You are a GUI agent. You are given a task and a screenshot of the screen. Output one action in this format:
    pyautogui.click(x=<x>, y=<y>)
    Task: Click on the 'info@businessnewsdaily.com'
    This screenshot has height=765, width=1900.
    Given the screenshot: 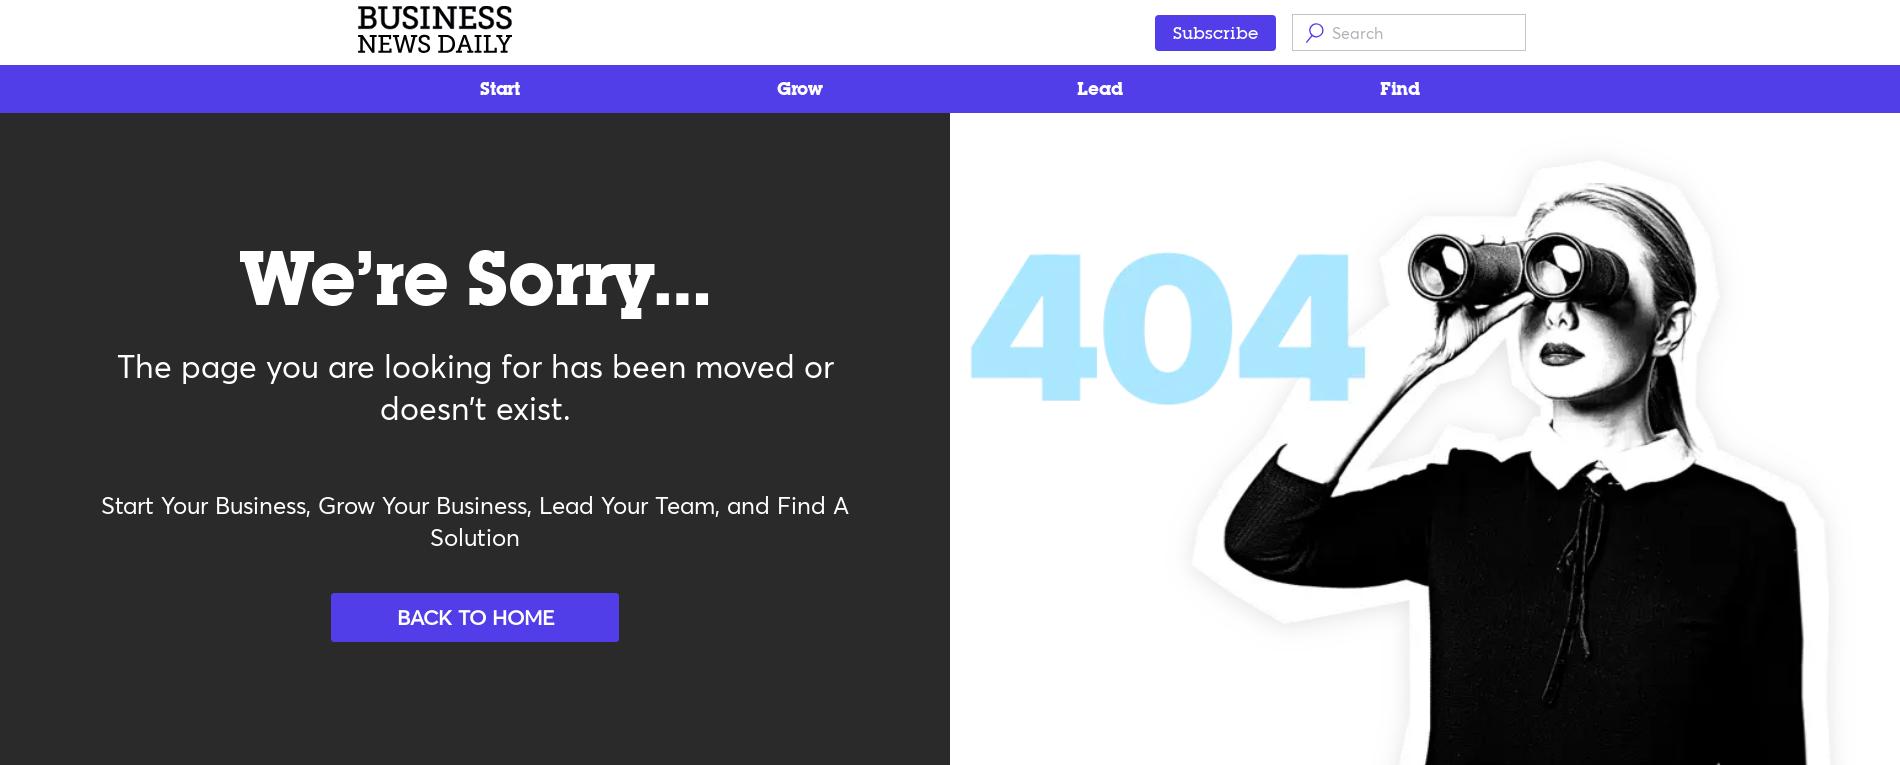 What is the action you would take?
    pyautogui.click(x=415, y=585)
    